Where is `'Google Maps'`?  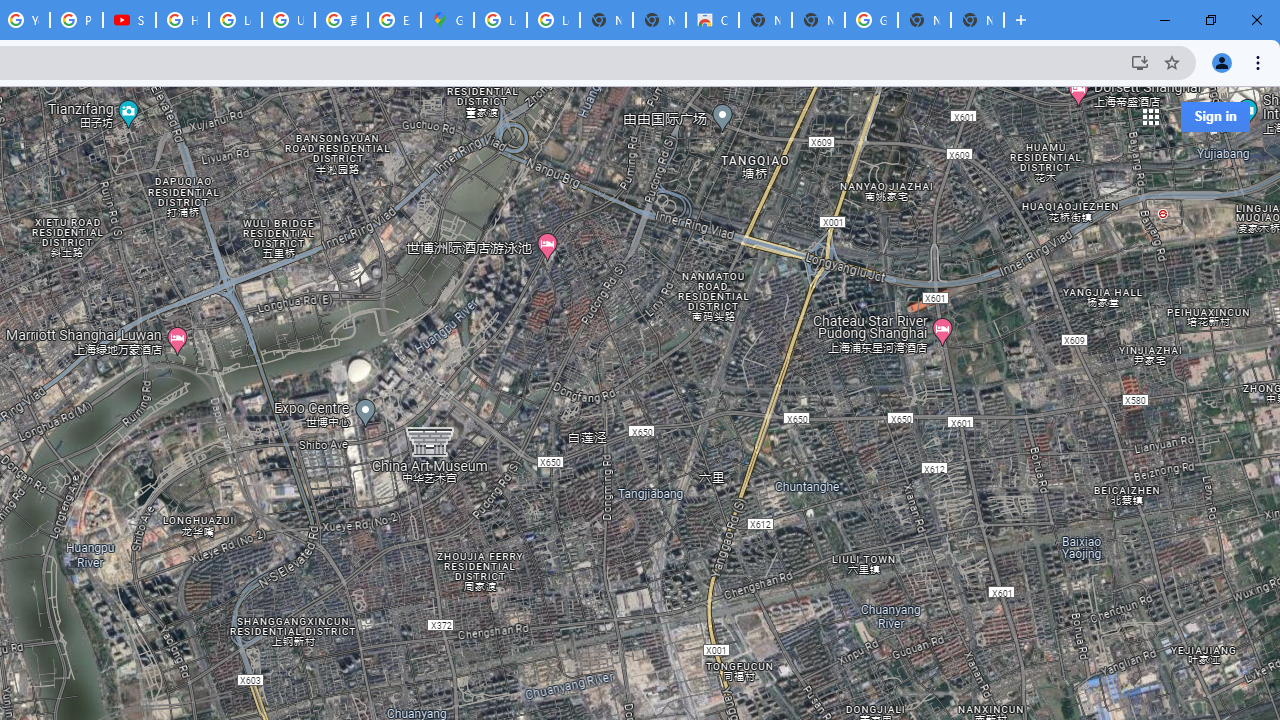
'Google Maps' is located at coordinates (446, 20).